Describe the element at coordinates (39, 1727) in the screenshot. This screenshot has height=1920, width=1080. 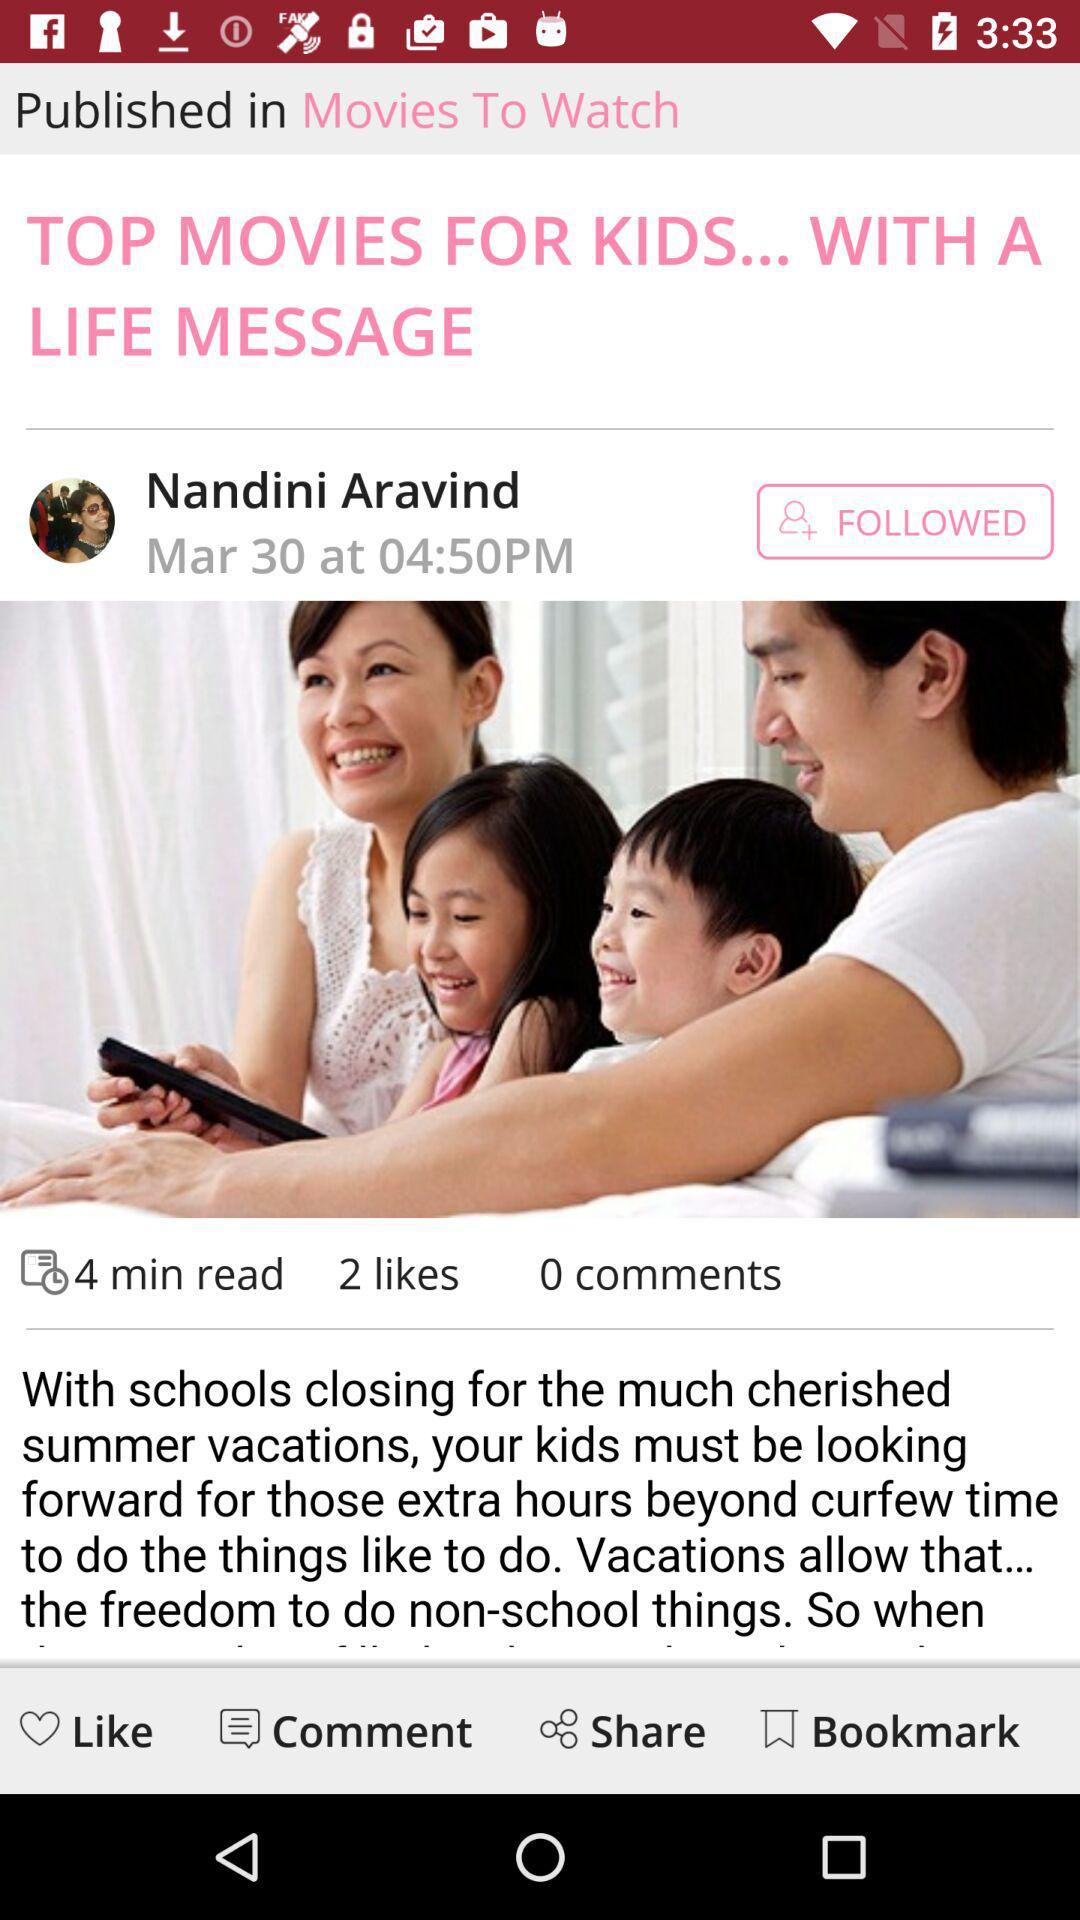
I see `tap to like` at that location.